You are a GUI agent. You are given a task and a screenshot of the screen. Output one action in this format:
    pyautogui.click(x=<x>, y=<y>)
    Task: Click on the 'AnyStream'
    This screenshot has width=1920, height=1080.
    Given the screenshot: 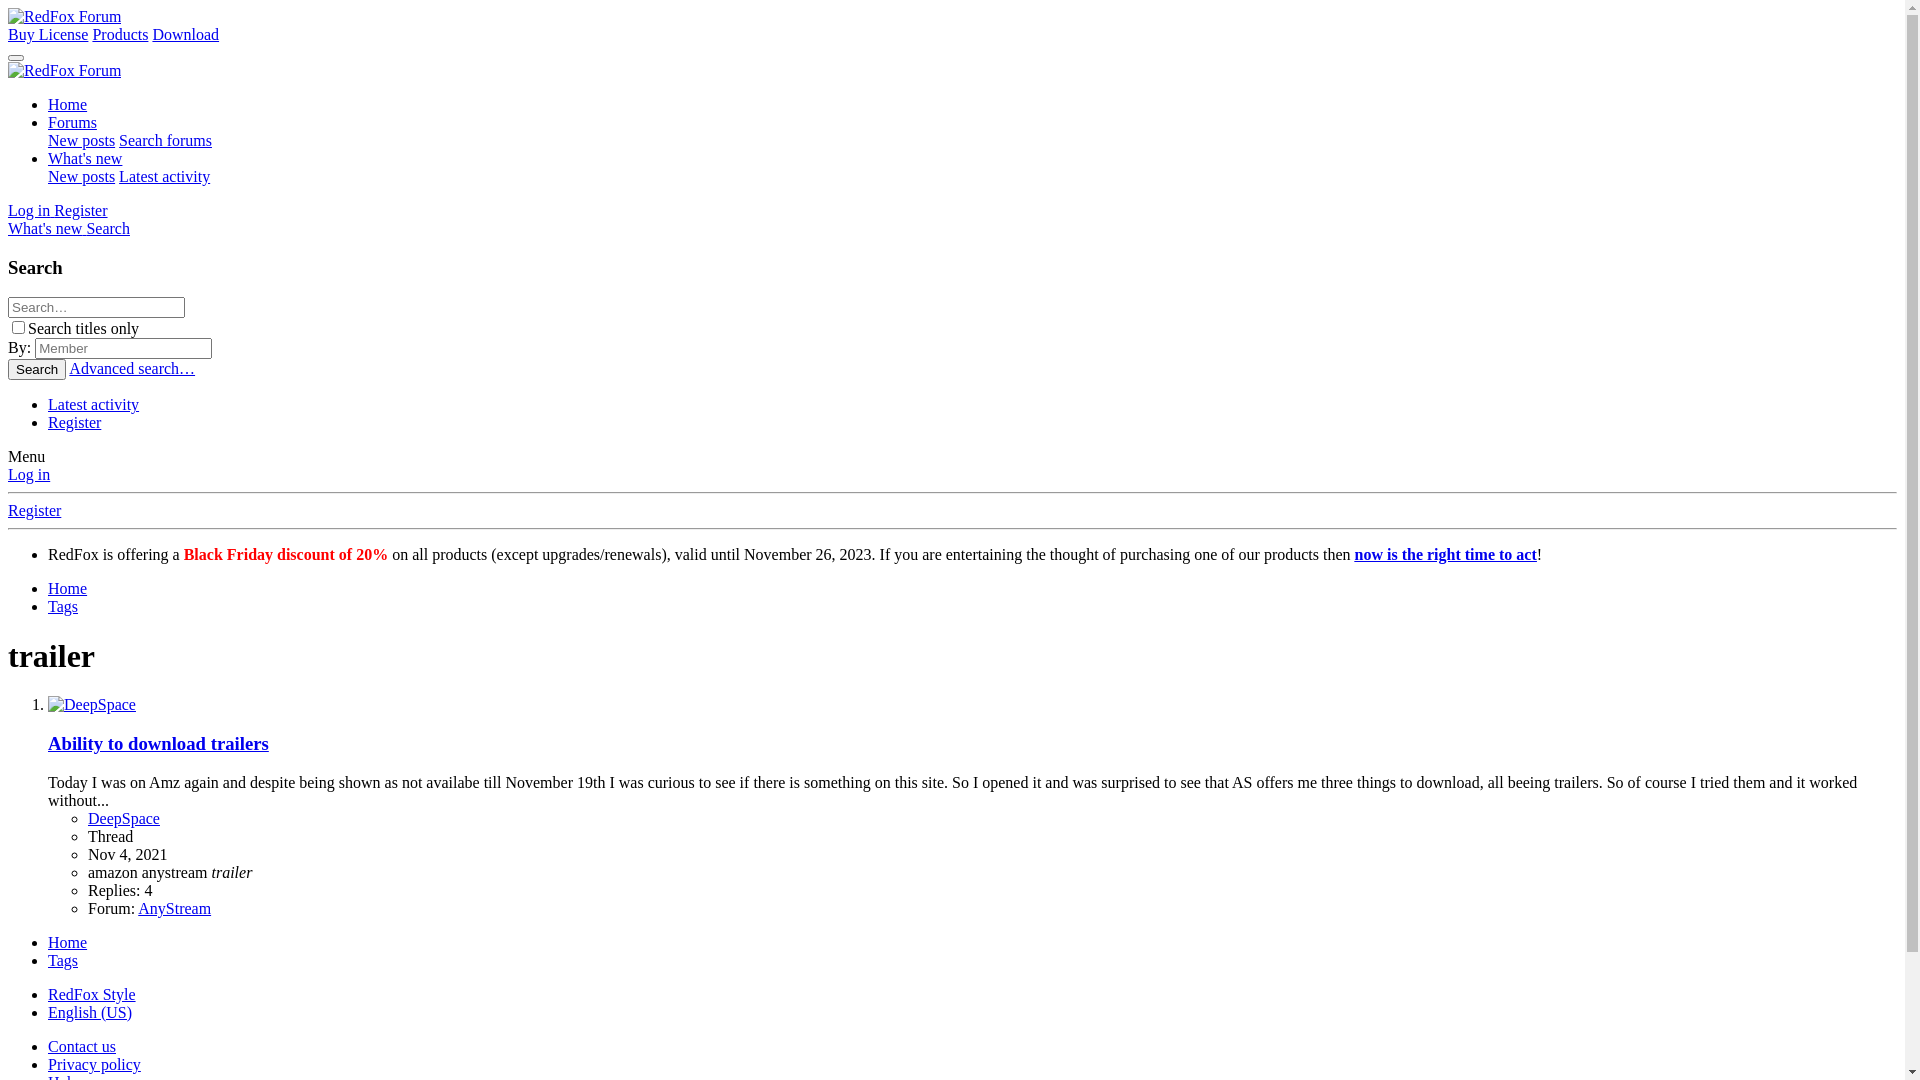 What is the action you would take?
    pyautogui.click(x=137, y=908)
    